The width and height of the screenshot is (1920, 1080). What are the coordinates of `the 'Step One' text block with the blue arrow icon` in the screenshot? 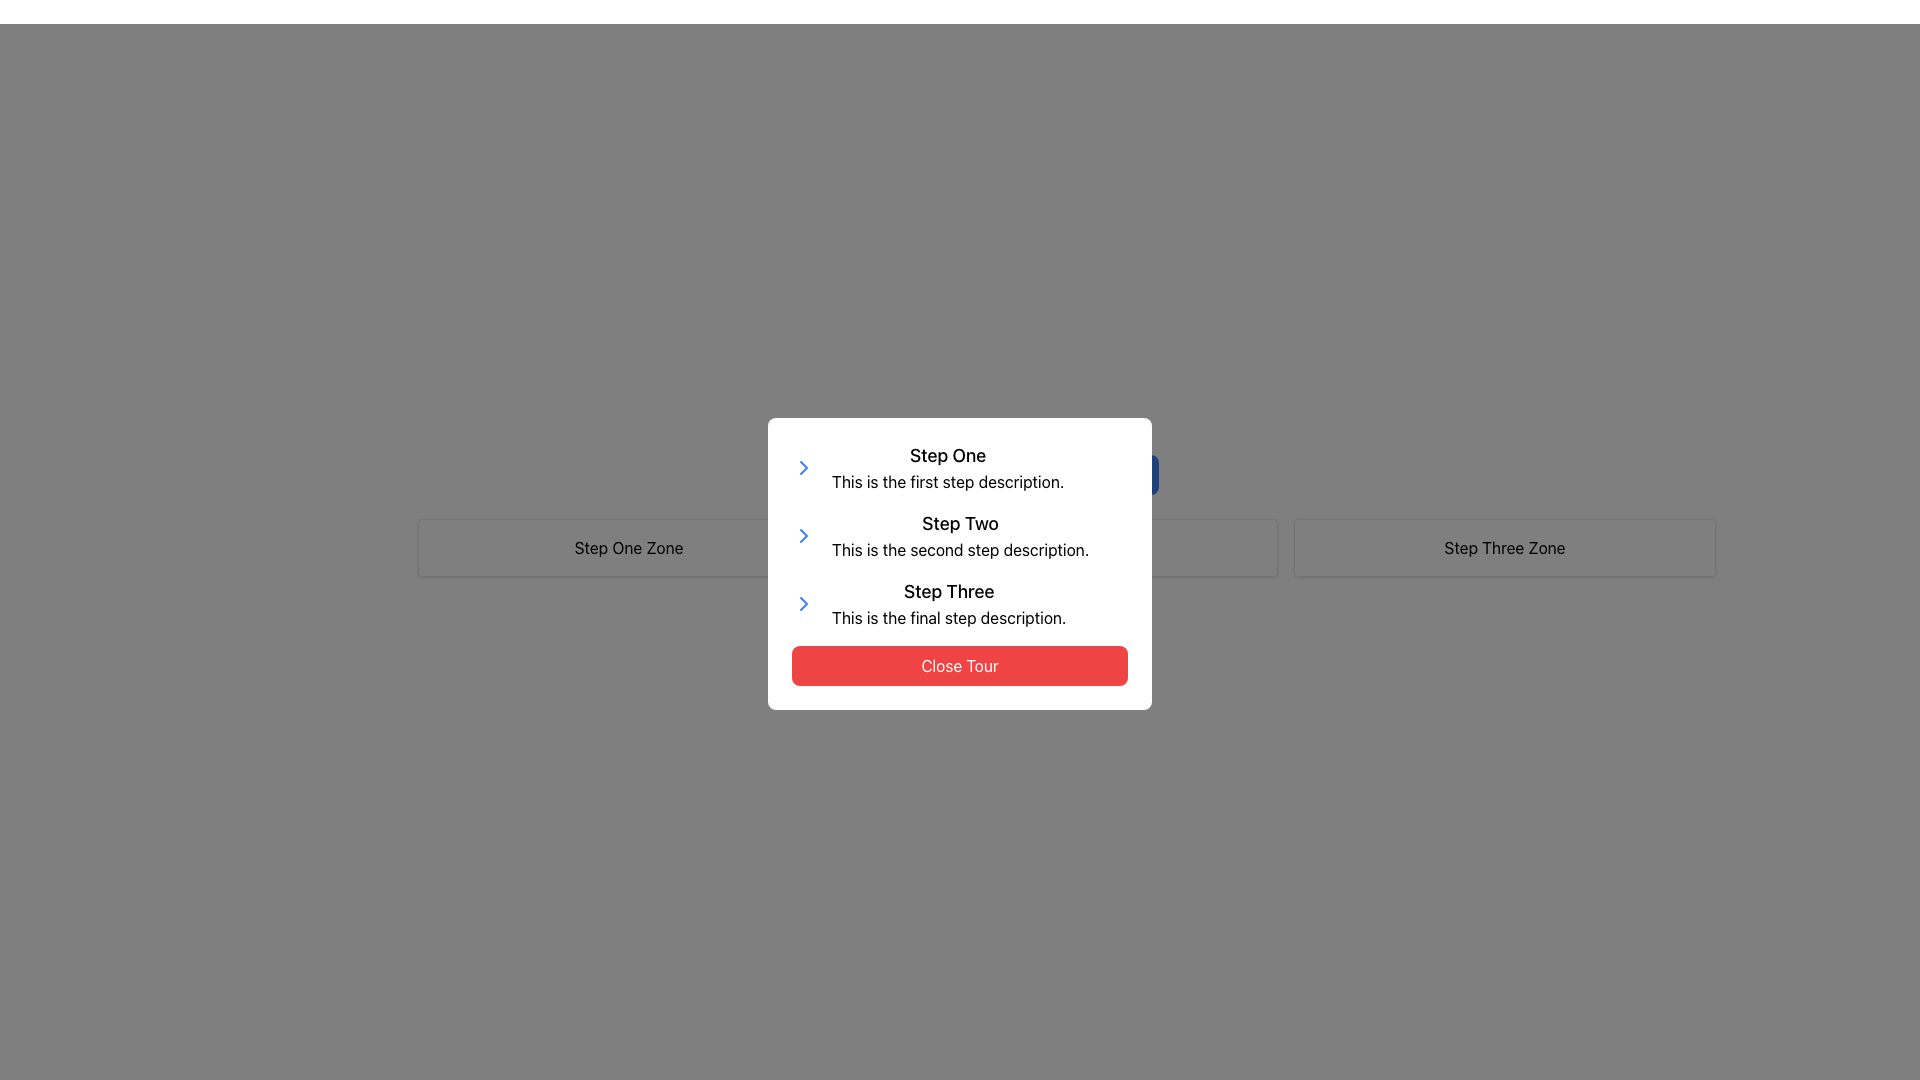 It's located at (960, 467).